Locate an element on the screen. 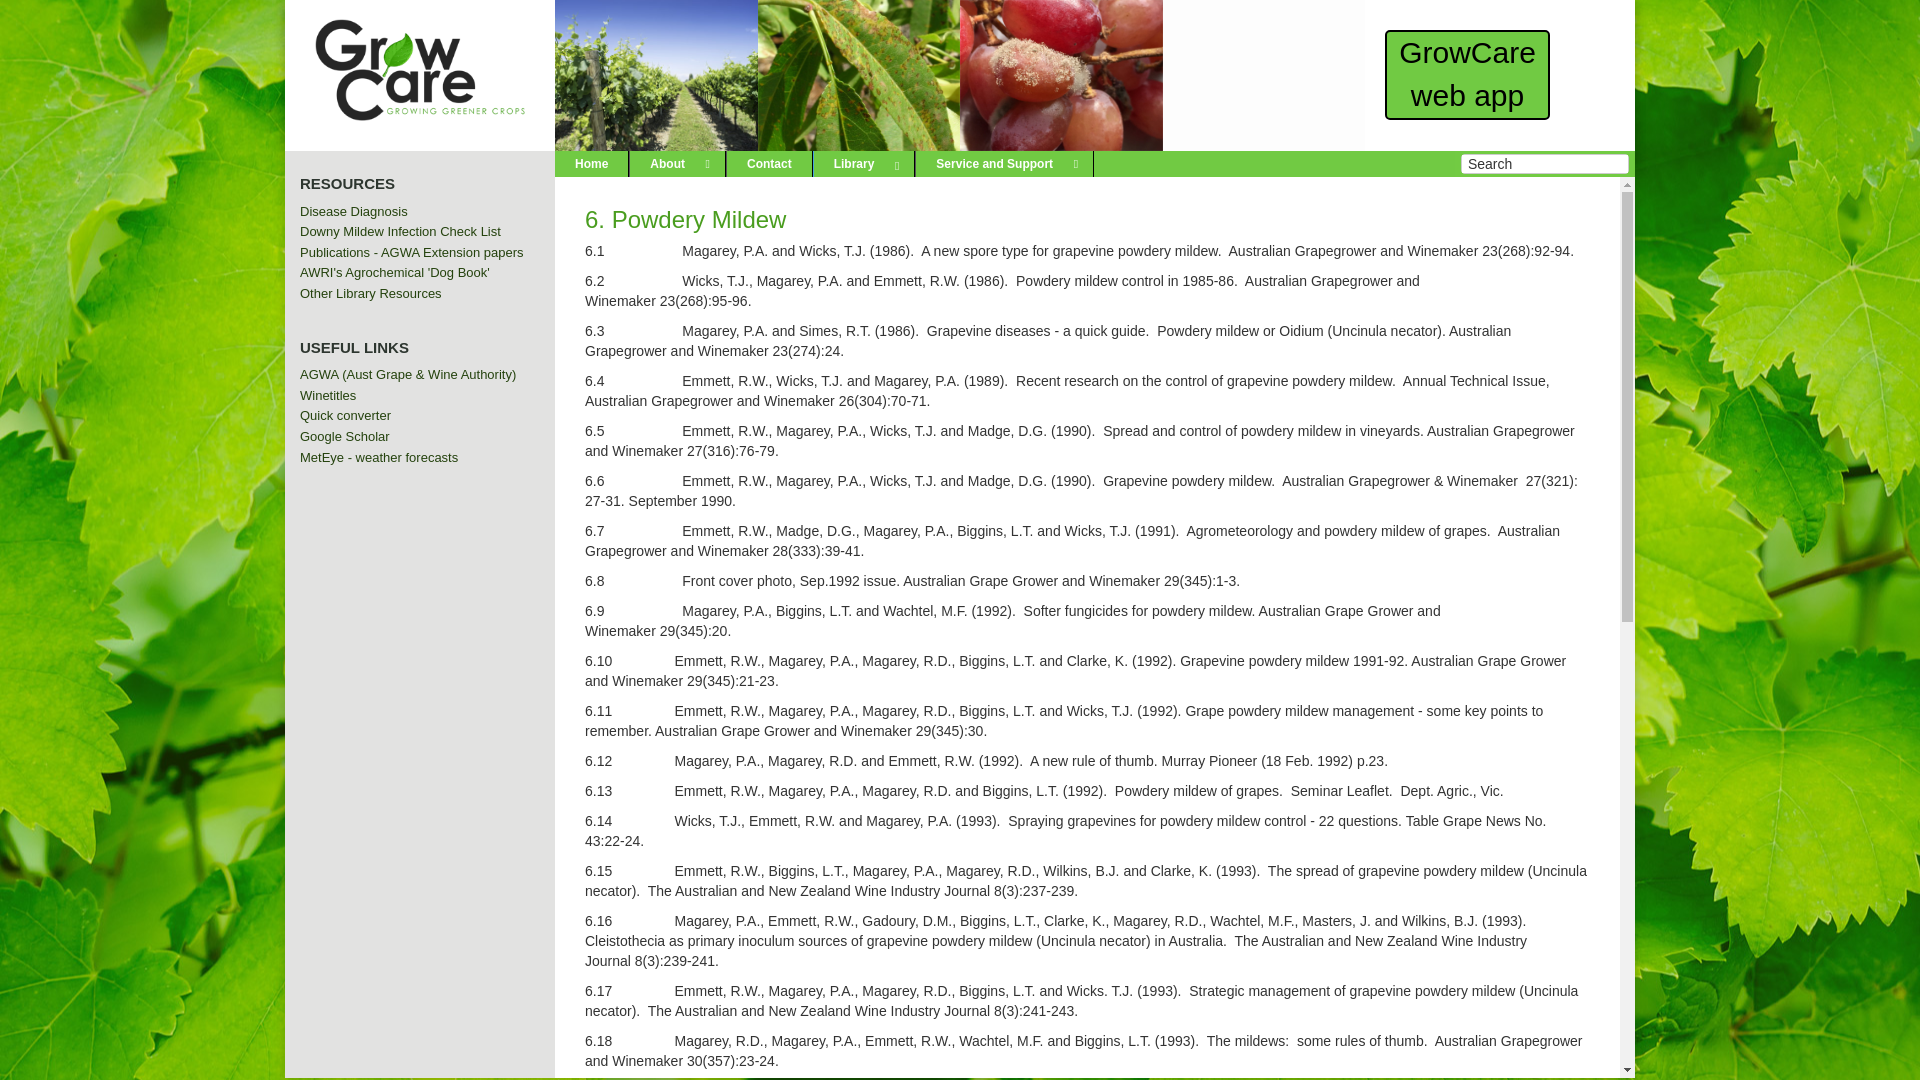 This screenshot has height=1080, width=1920. 'AWRI's Agrochemical 'Dog Book'' is located at coordinates (394, 272).